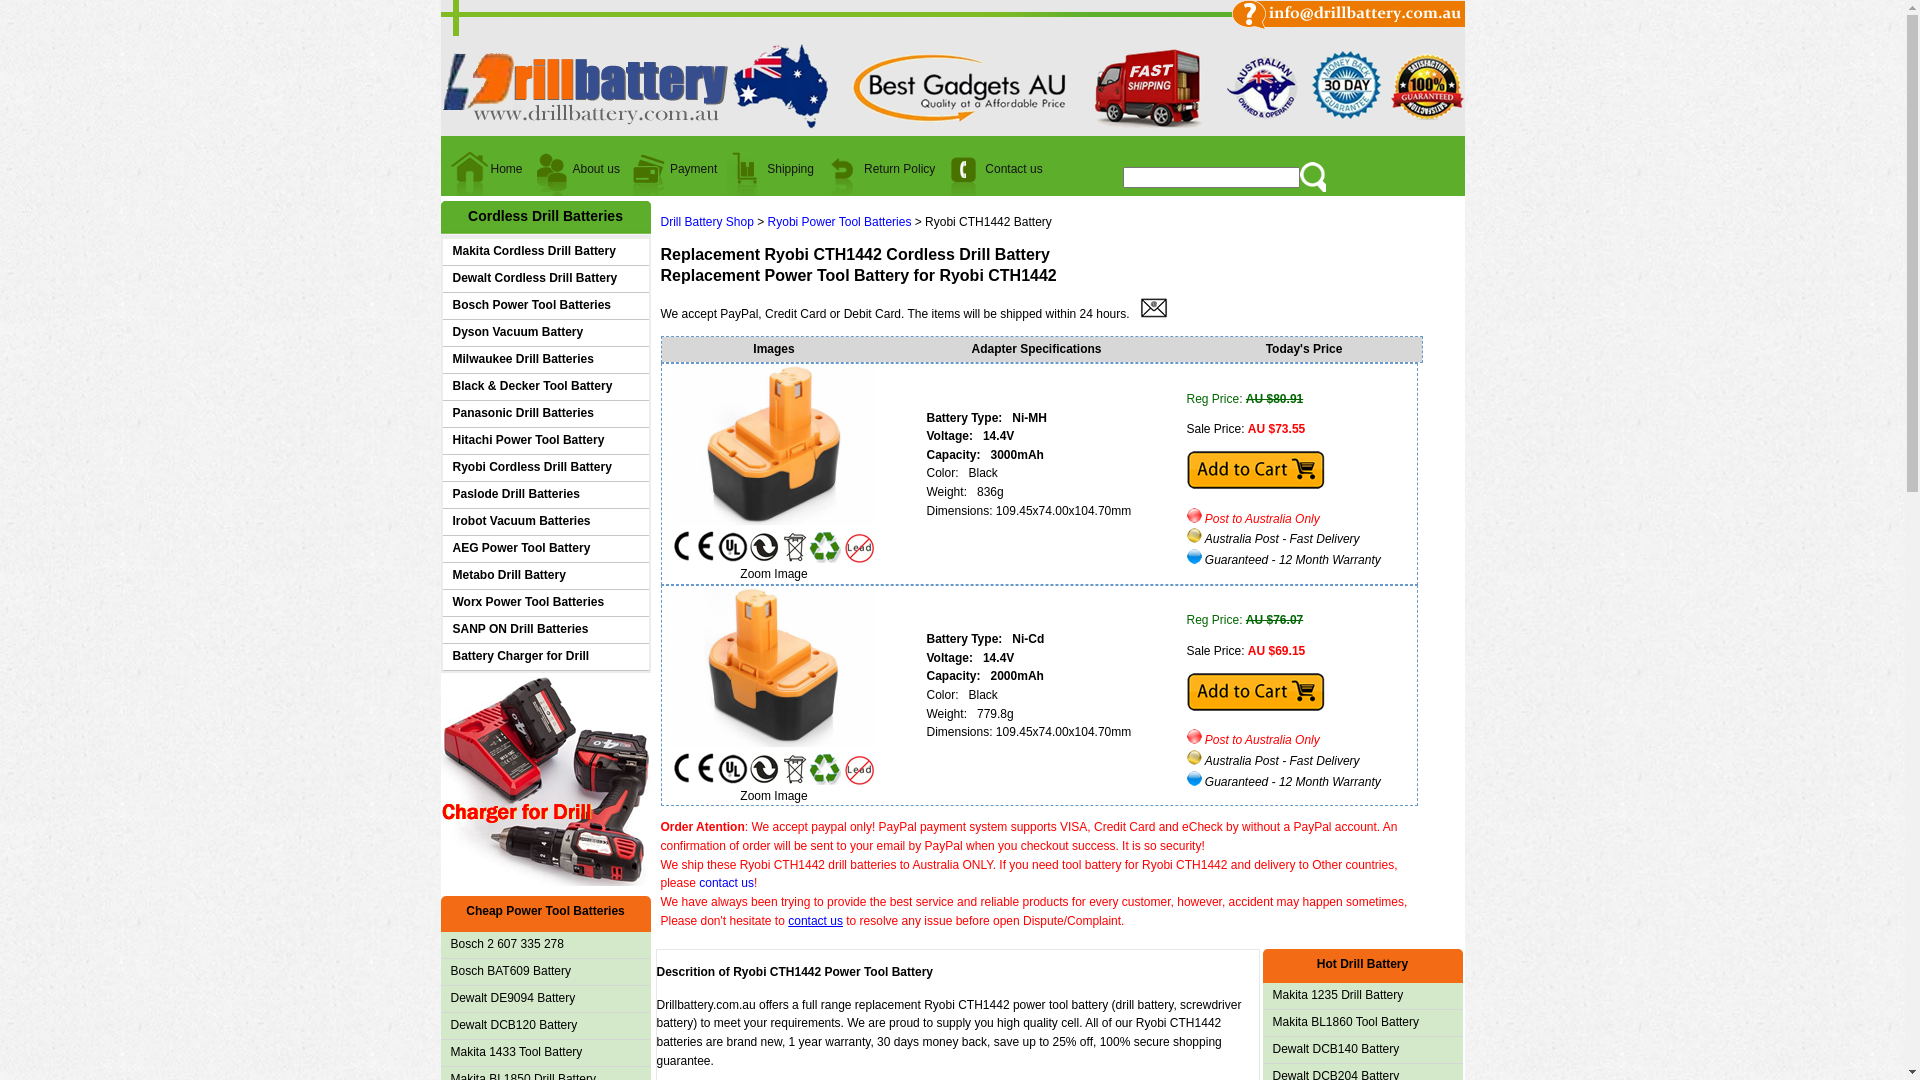 The image size is (1920, 1080). What do you see at coordinates (440, 656) in the screenshot?
I see `'Battery Charger for Drill'` at bounding box center [440, 656].